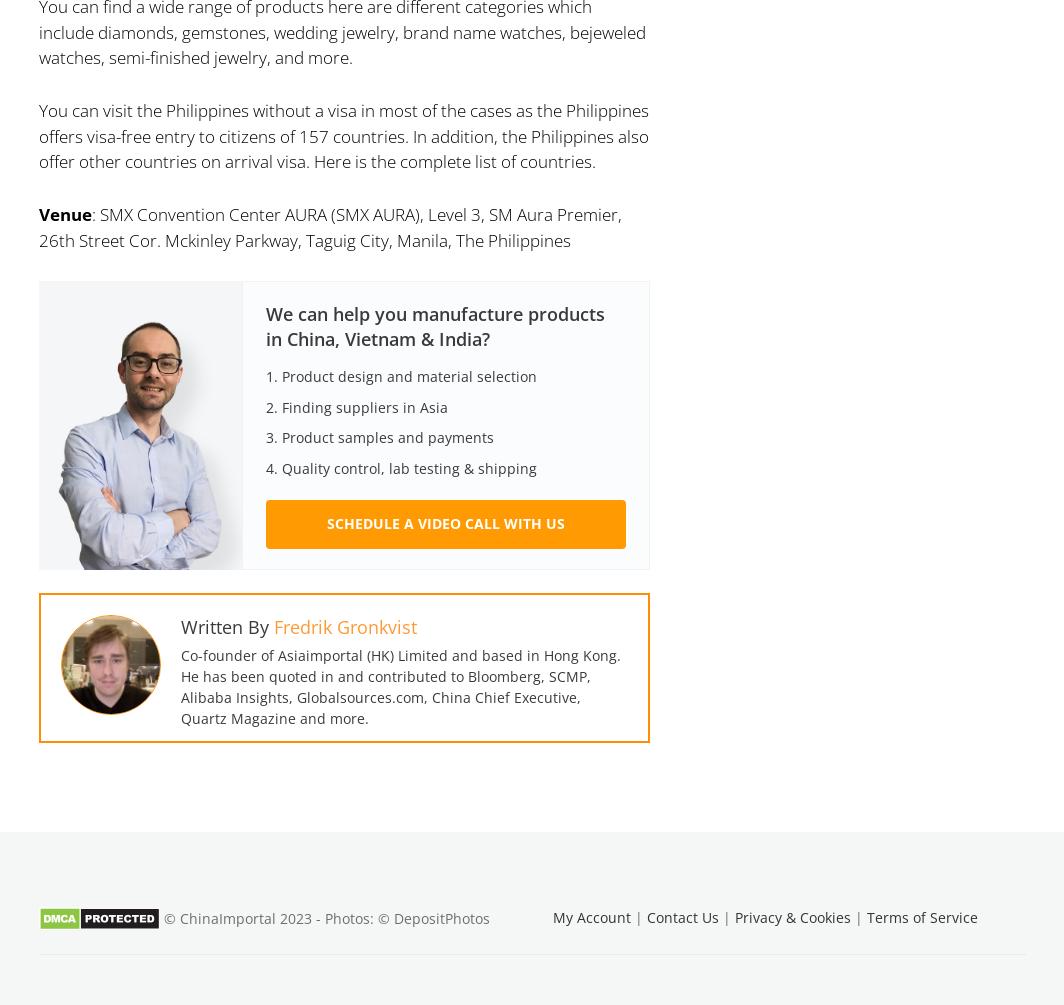 The height and width of the screenshot is (1005, 1064). Describe the element at coordinates (37, 213) in the screenshot. I see `'Venue'` at that location.